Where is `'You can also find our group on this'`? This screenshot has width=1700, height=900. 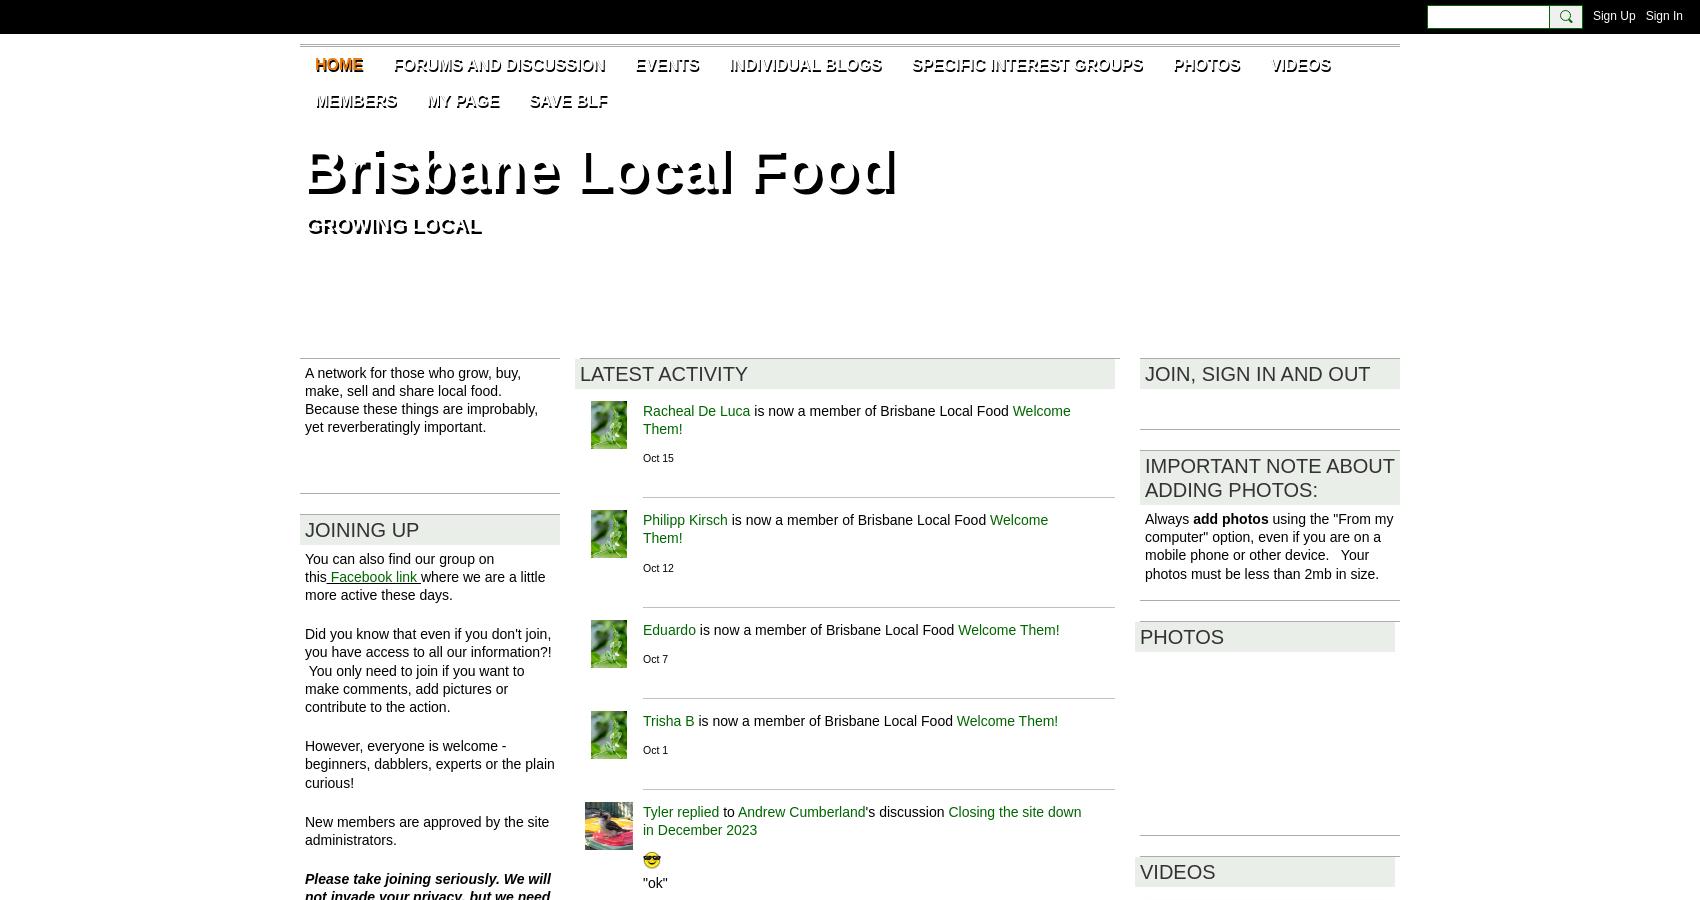
'You can also find our group on this' is located at coordinates (304, 567).